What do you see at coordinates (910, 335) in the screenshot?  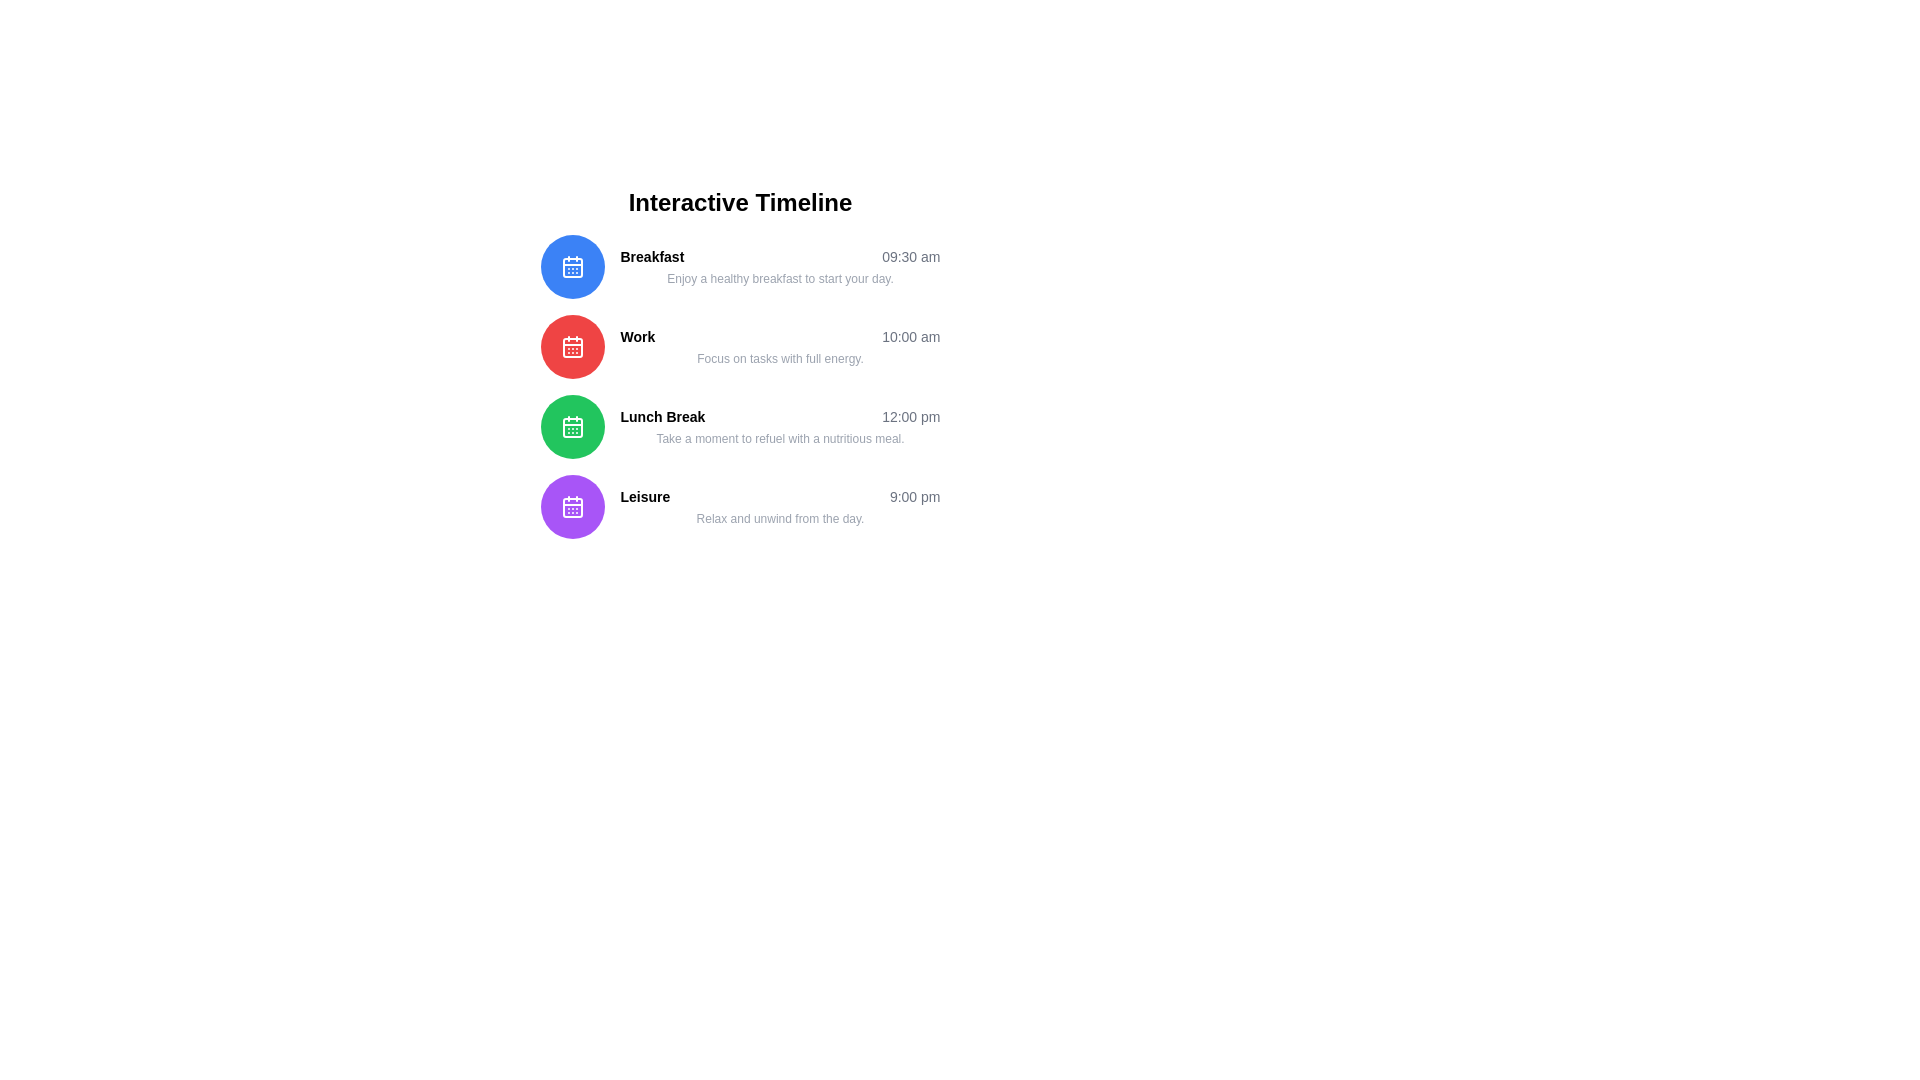 I see `the text label indicating the scheduled time for the 'Work' event, which displays 'Work10:00 am' in the timeline interface` at bounding box center [910, 335].